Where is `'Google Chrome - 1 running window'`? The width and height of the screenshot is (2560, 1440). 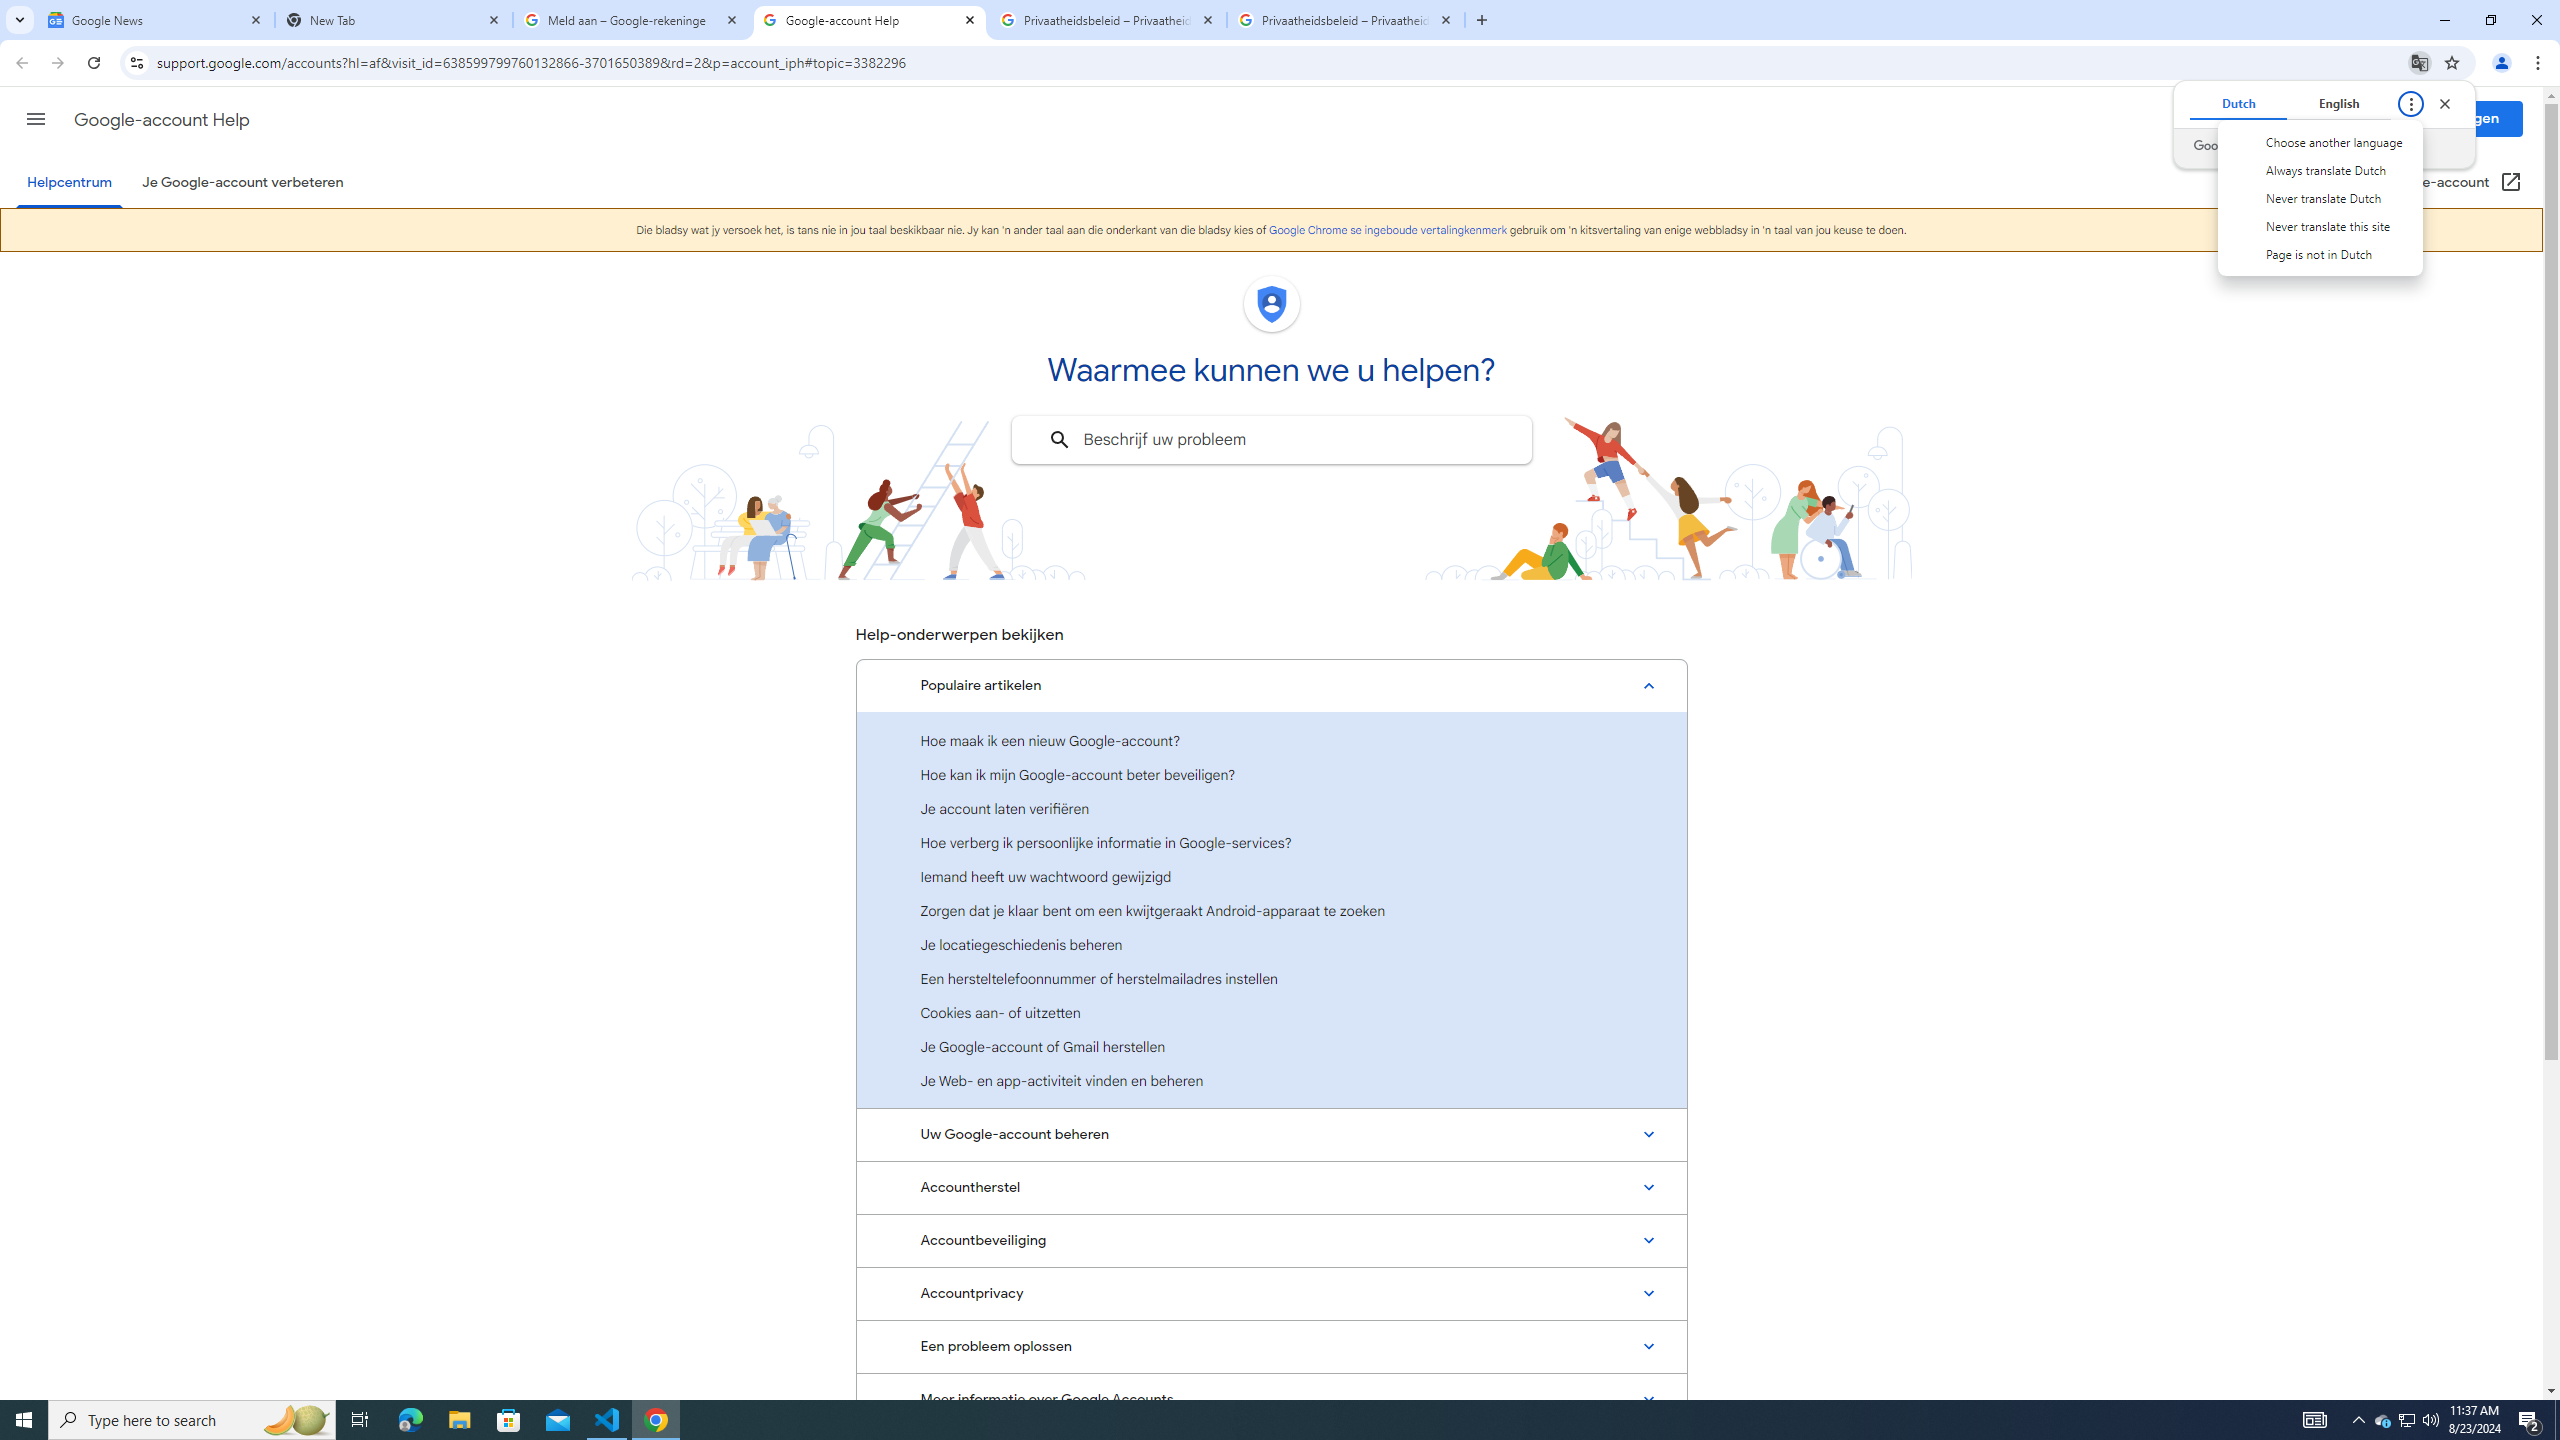 'Google Chrome - 1 running window' is located at coordinates (656, 1418).